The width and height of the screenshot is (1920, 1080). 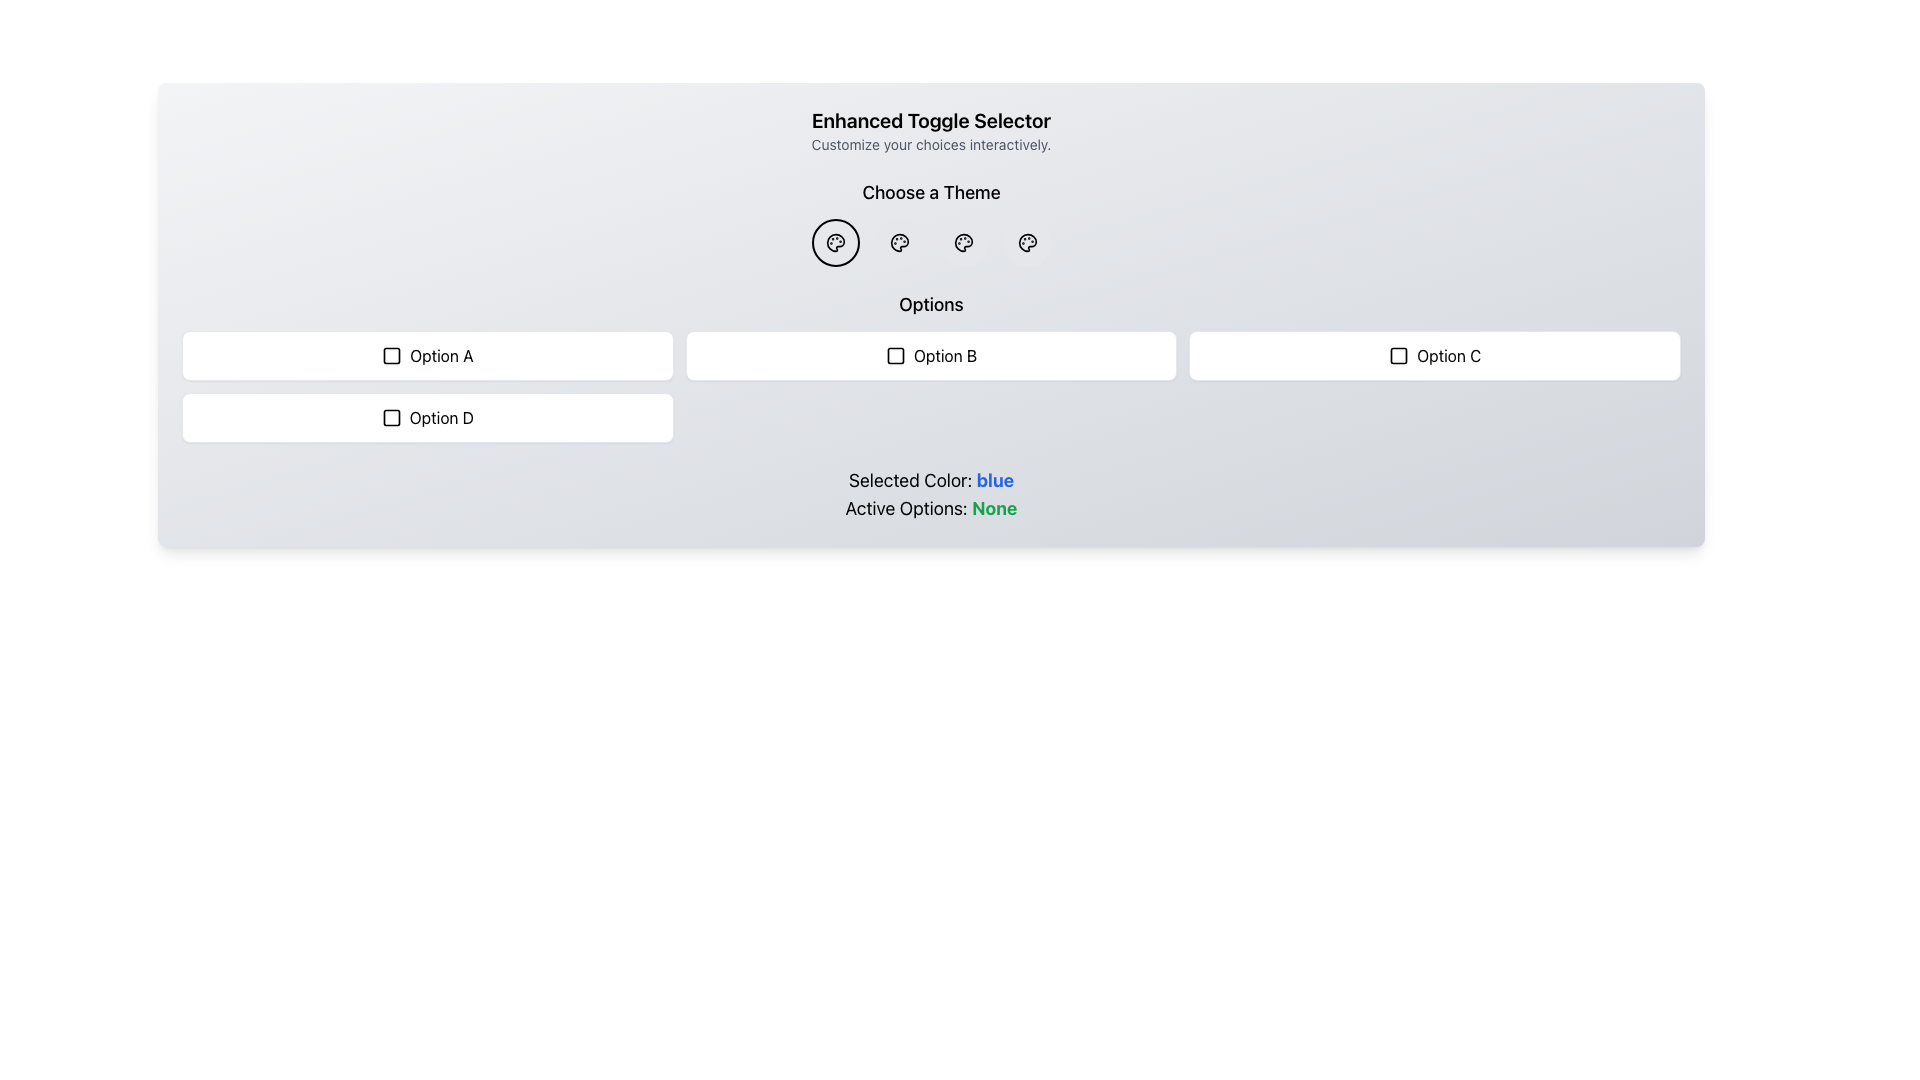 What do you see at coordinates (930, 144) in the screenshot?
I see `the Static Text element that provides guidance about the interactive customization feature, located under the 'Enhanced Toggle Selector' header` at bounding box center [930, 144].